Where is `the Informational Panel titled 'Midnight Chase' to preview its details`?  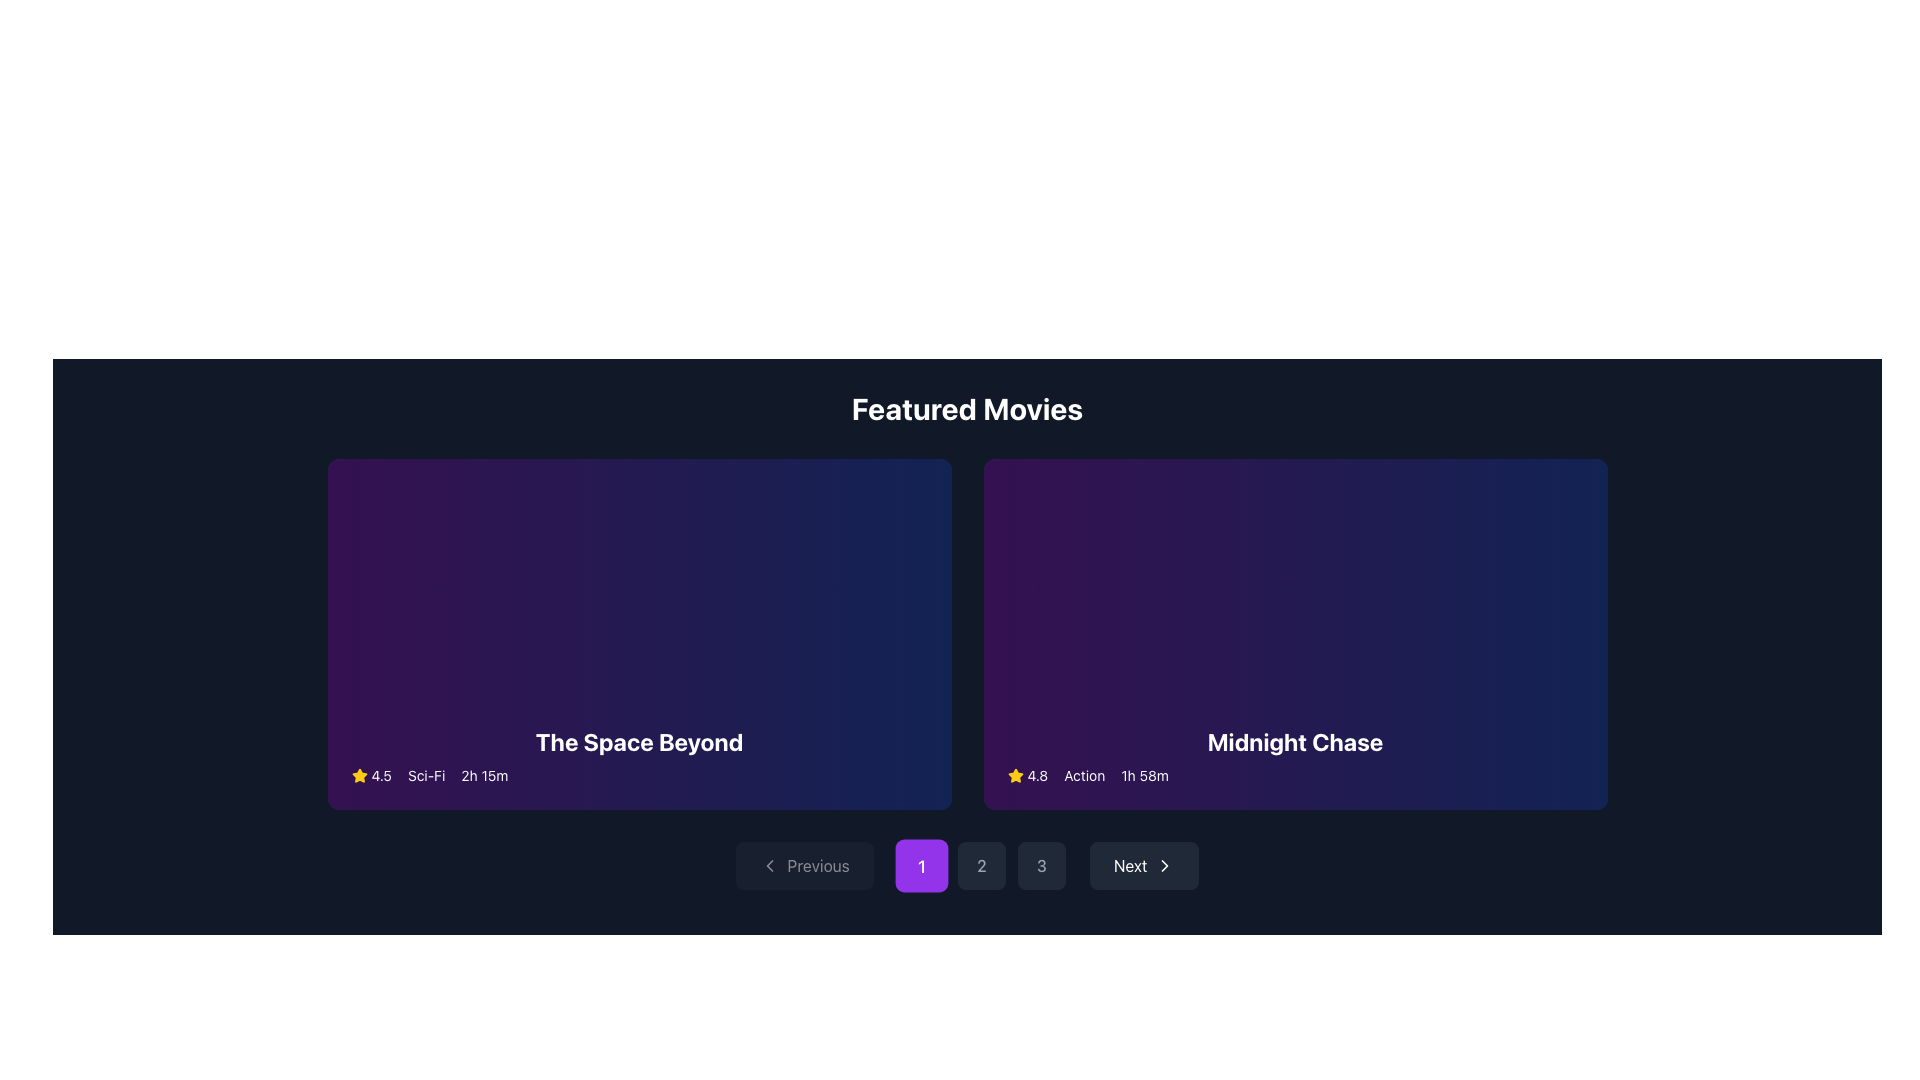
the Informational Panel titled 'Midnight Chase' to preview its details is located at coordinates (1295, 756).